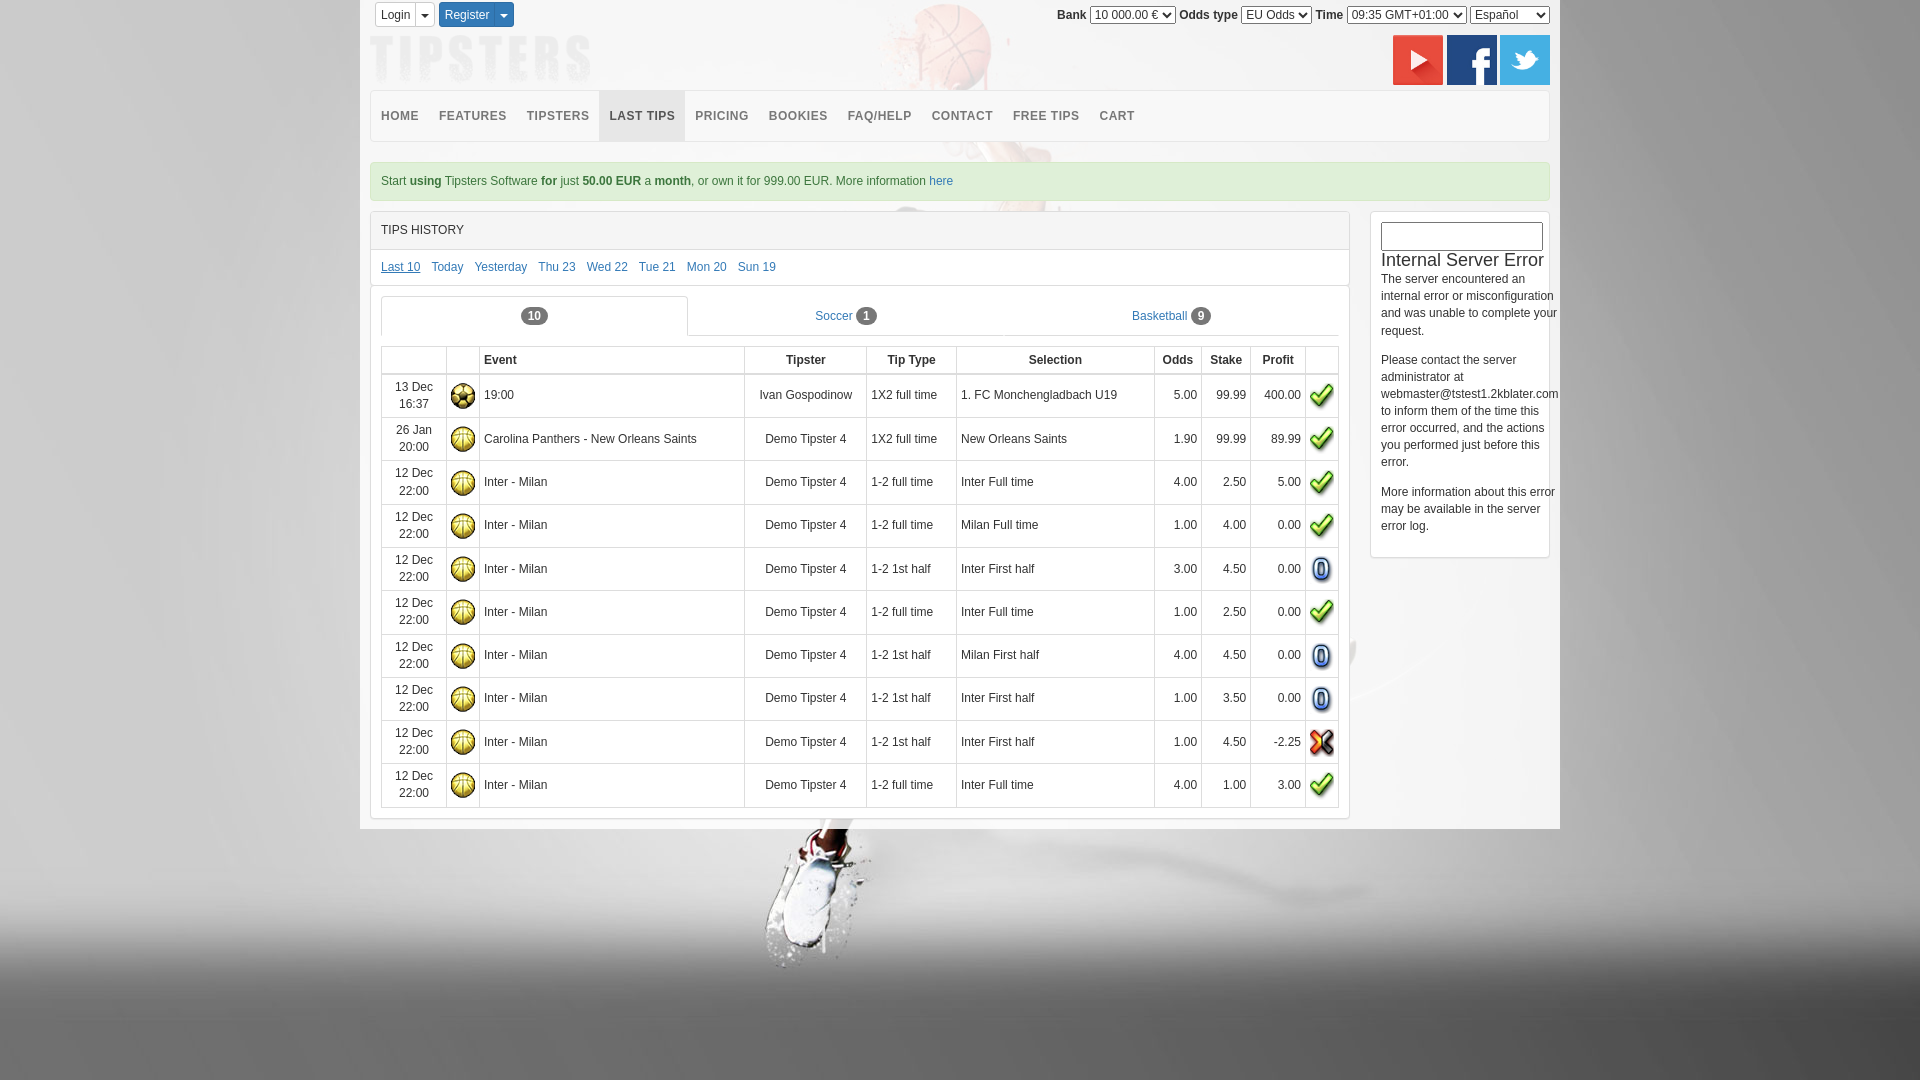 This screenshot has height=1080, width=1920. I want to click on 'Register', so click(437, 14).